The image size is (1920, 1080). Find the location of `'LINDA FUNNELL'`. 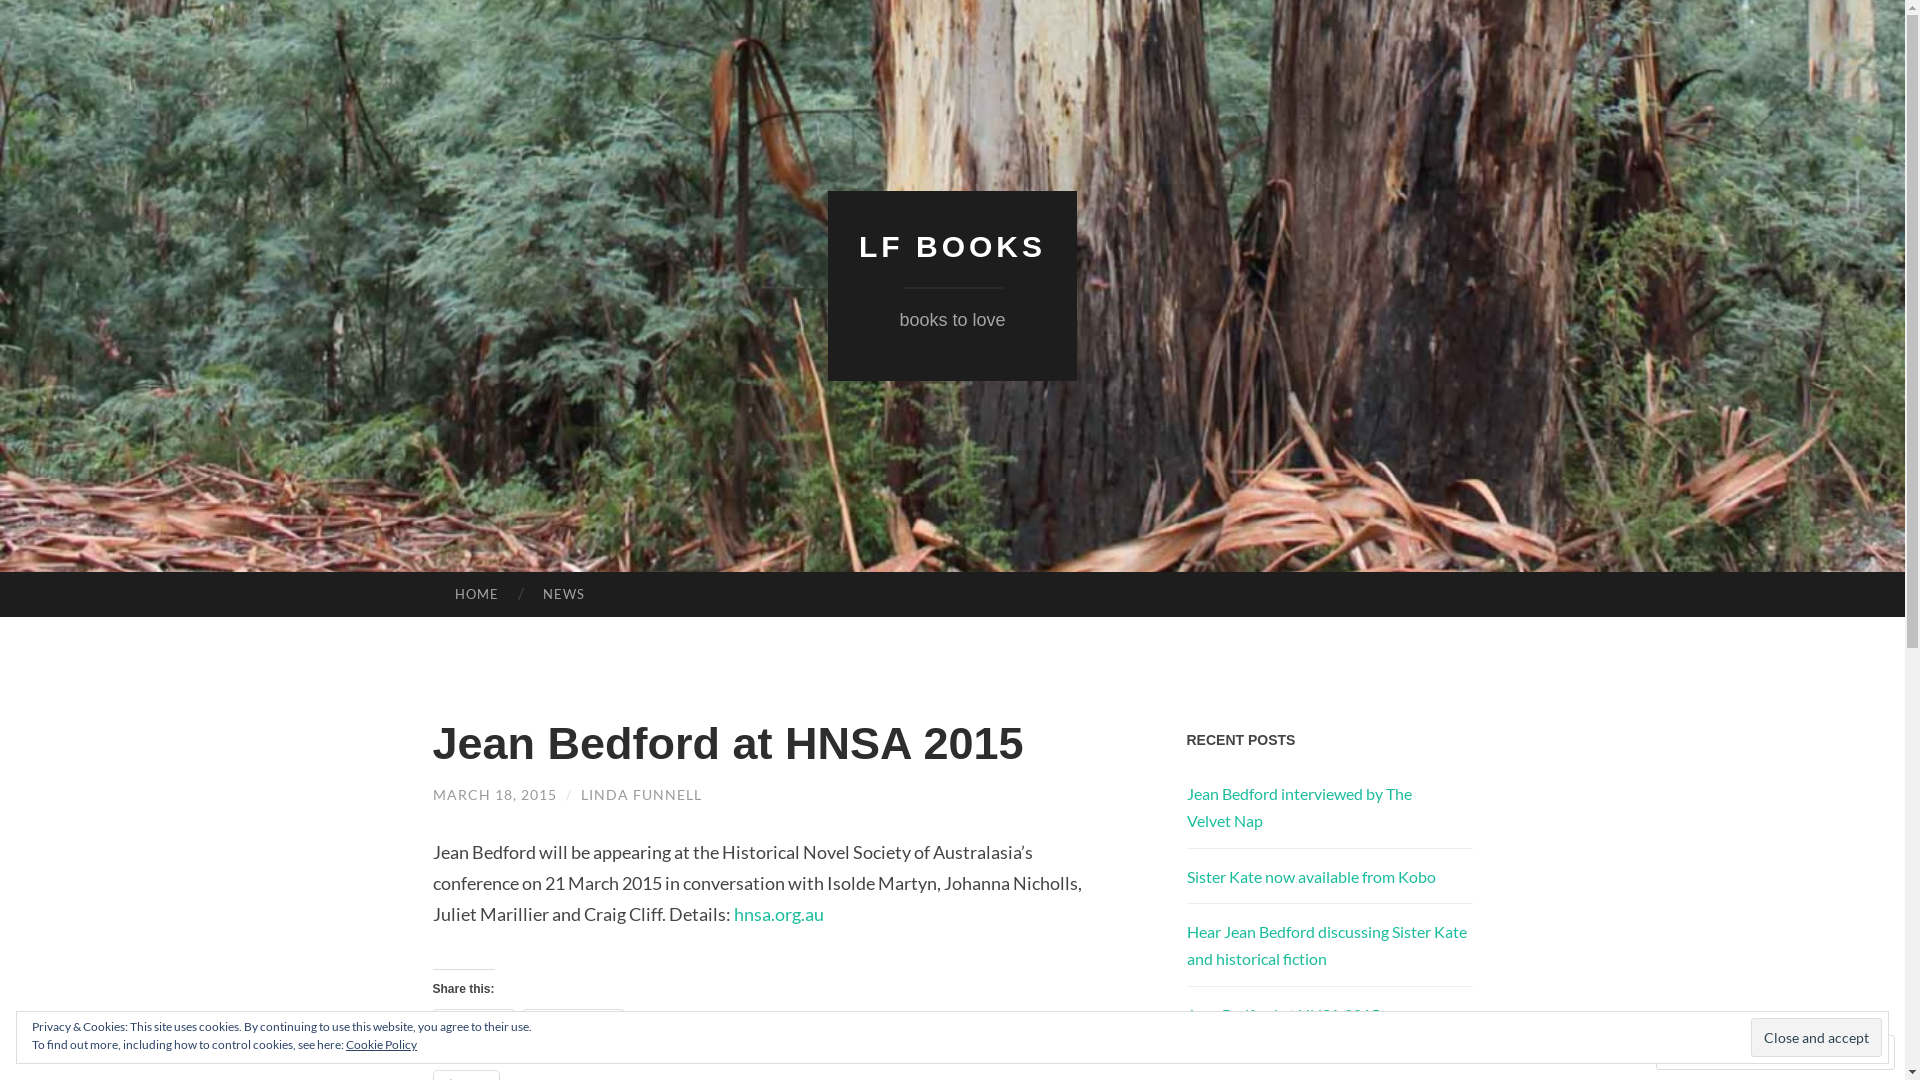

'LINDA FUNNELL' is located at coordinates (640, 793).